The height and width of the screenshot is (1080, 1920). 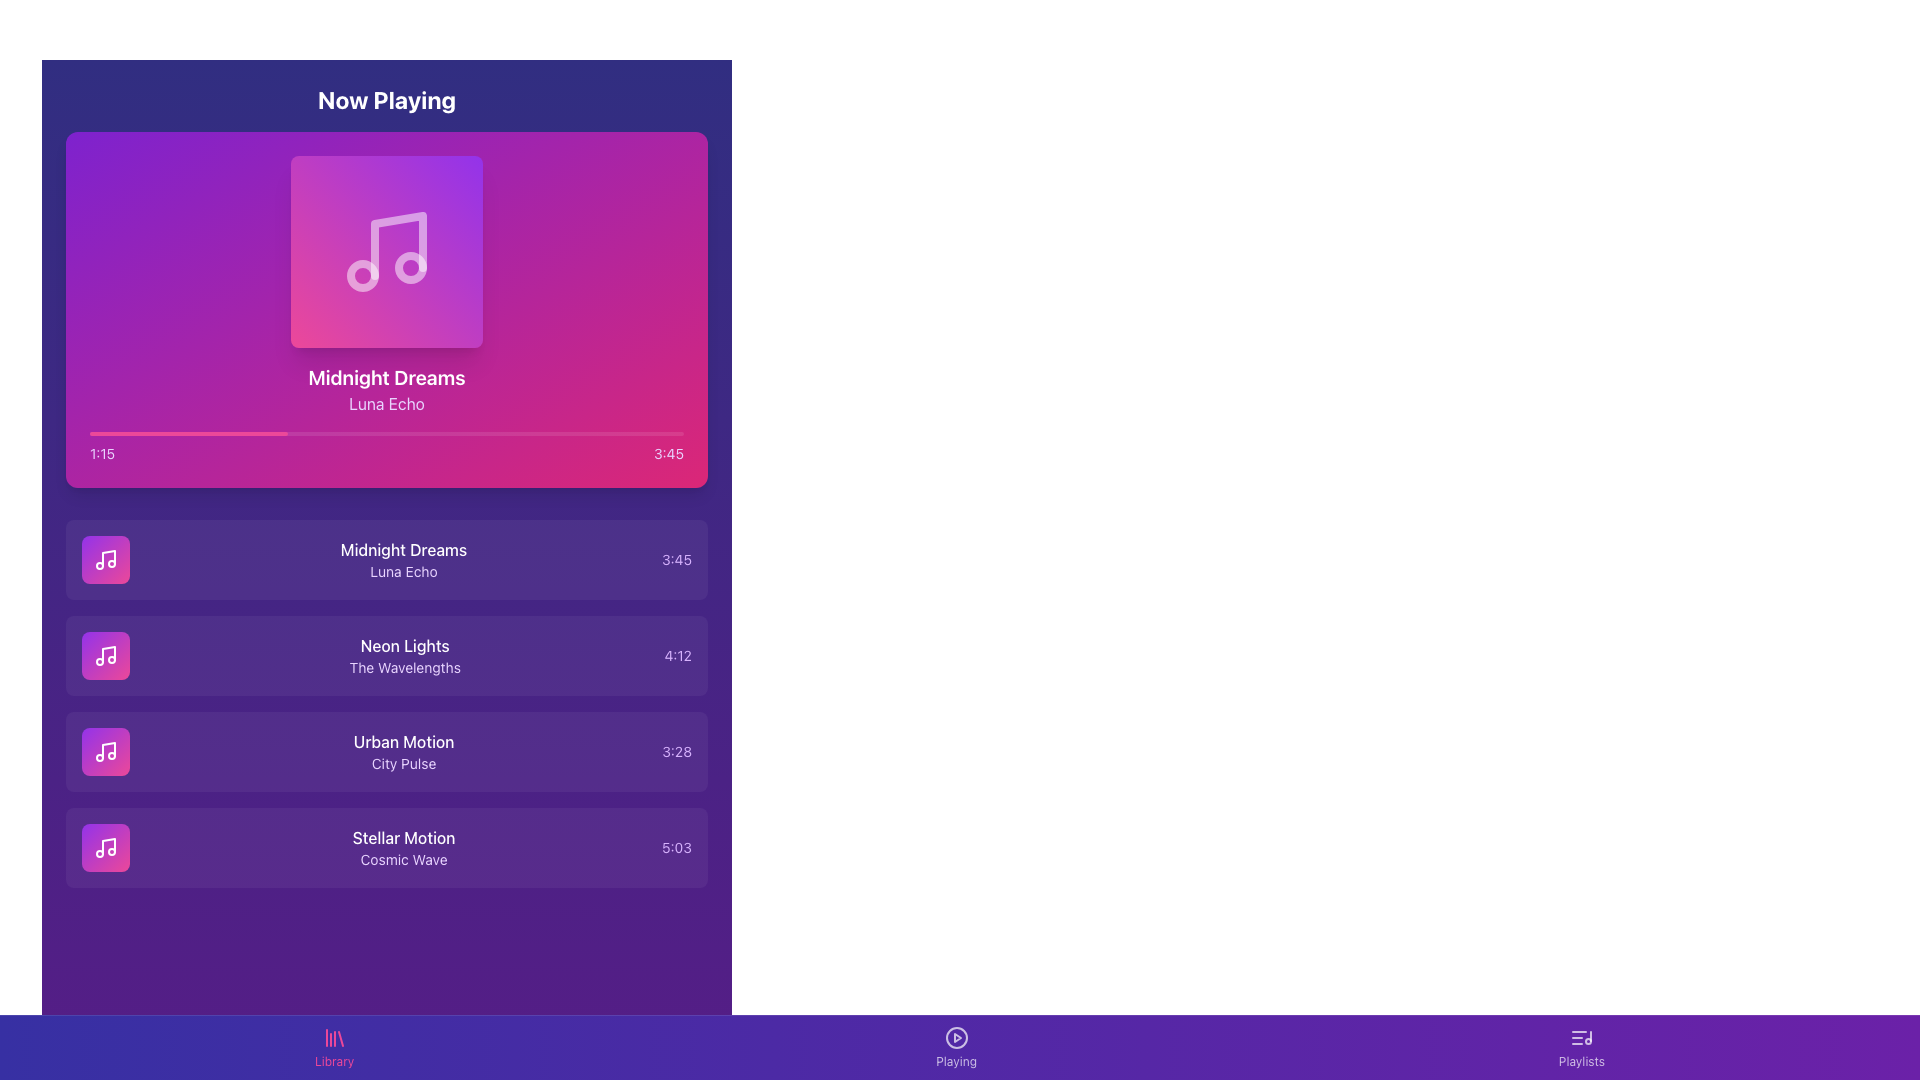 What do you see at coordinates (387, 250) in the screenshot?
I see `the thumbnail widget representing the currently selected music track 'Midnight Dreams' by 'Luna Echo' for visual feedback` at bounding box center [387, 250].